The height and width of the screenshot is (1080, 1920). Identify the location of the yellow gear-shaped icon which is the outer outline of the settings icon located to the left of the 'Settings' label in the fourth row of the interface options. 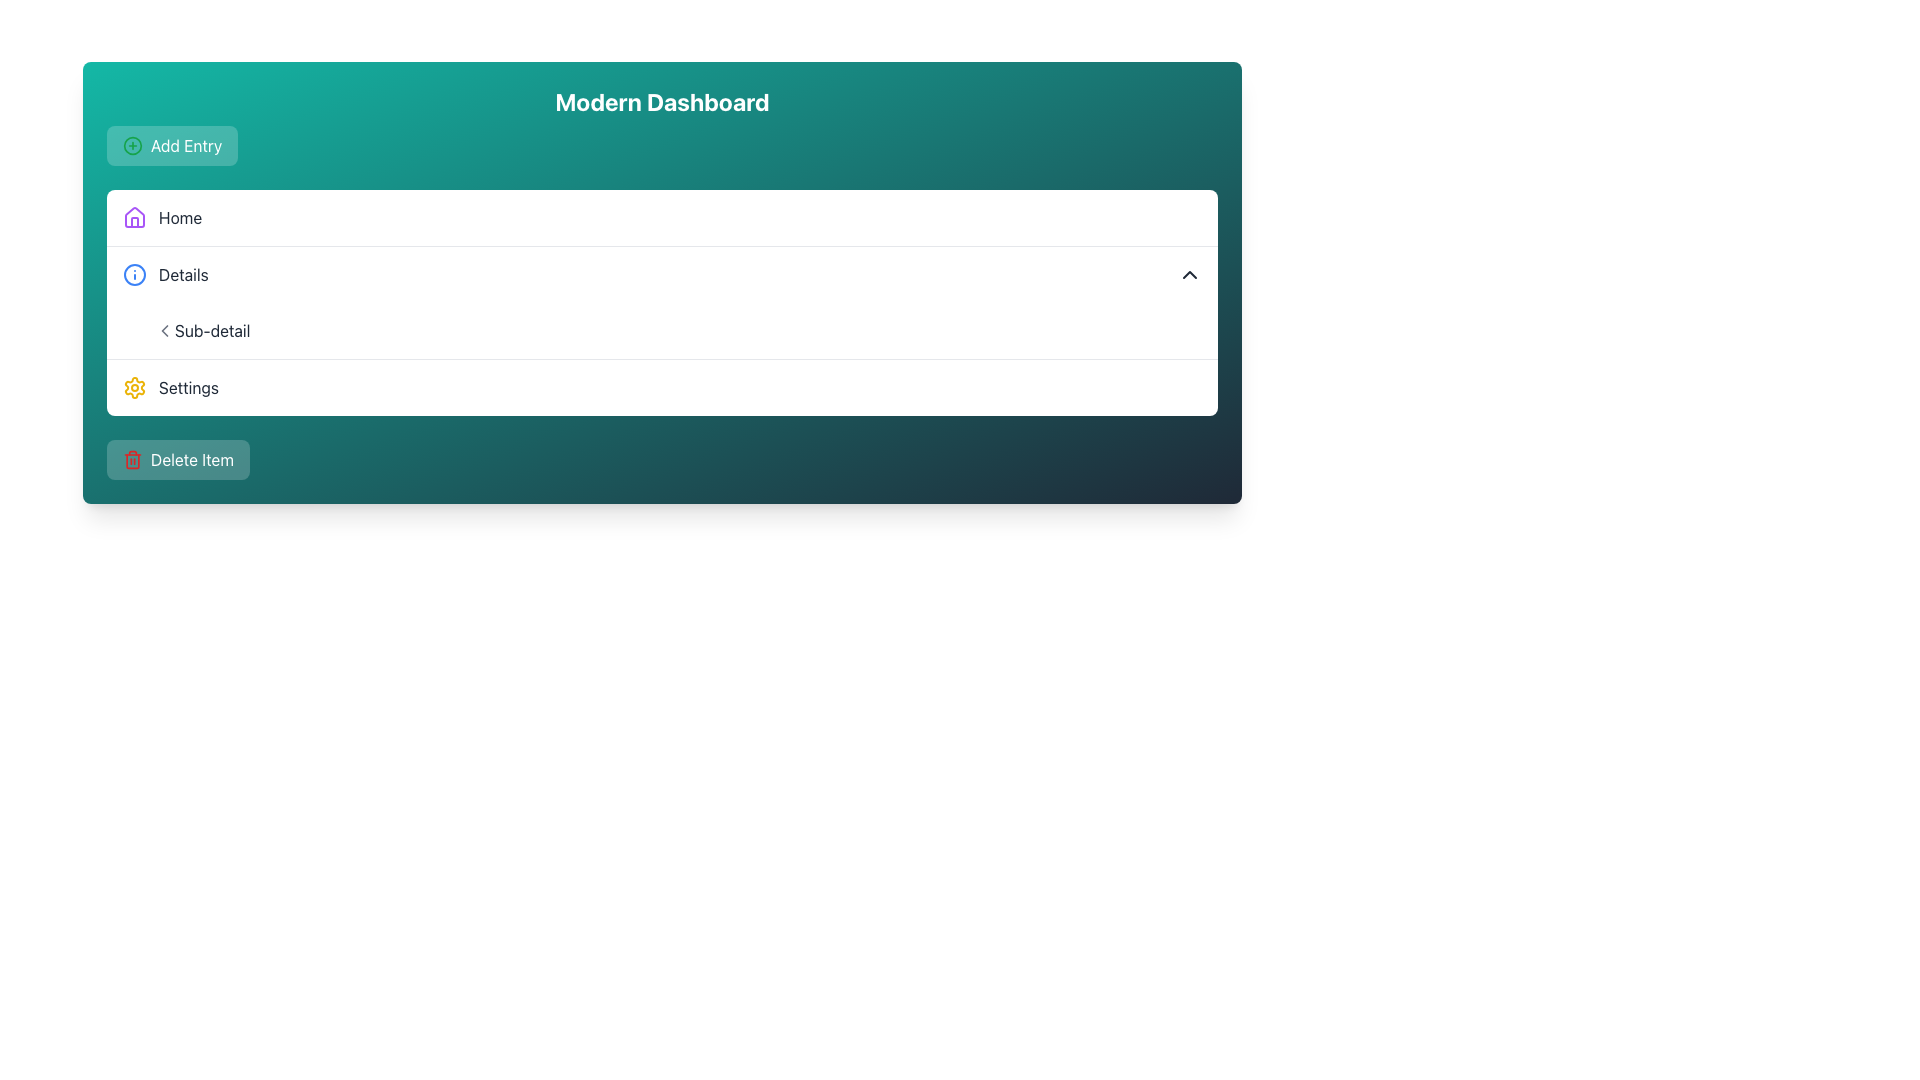
(133, 388).